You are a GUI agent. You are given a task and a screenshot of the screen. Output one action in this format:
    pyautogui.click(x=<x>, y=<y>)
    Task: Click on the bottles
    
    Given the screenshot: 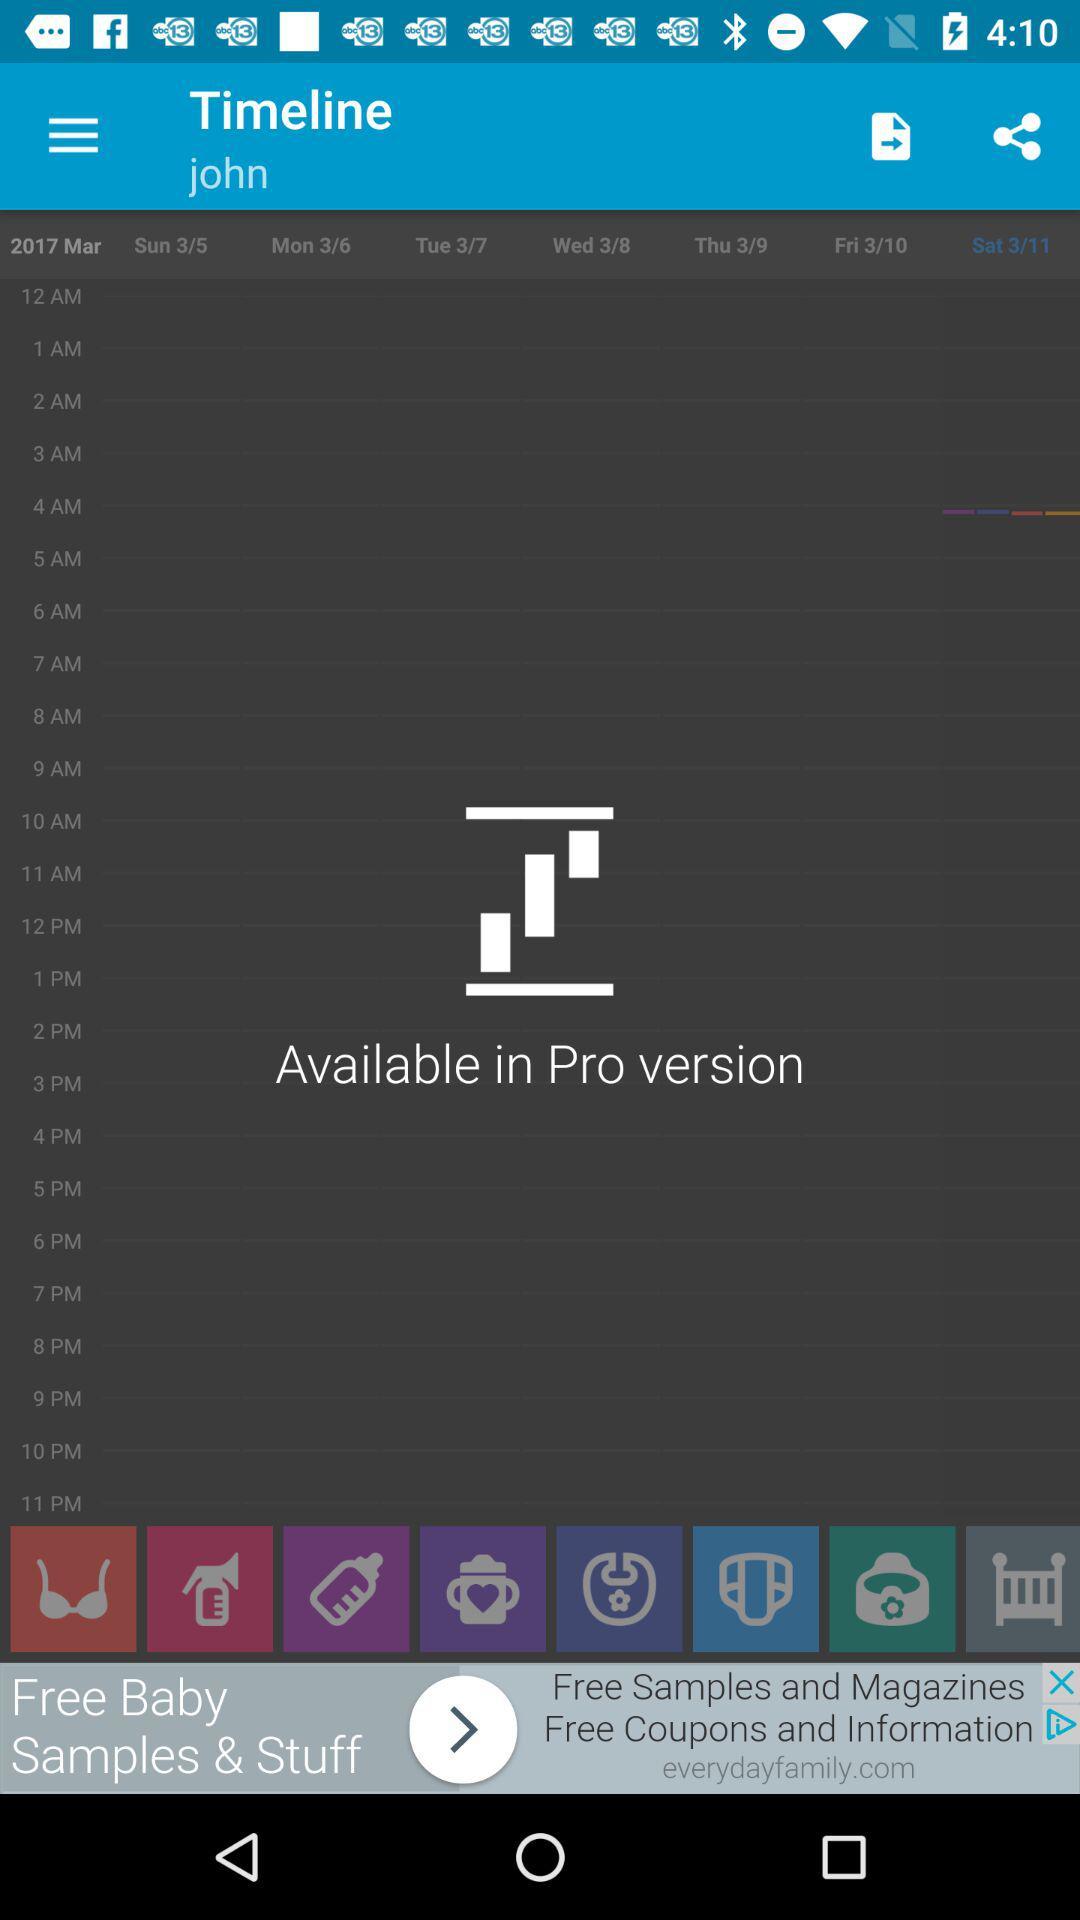 What is the action you would take?
    pyautogui.click(x=345, y=1588)
    